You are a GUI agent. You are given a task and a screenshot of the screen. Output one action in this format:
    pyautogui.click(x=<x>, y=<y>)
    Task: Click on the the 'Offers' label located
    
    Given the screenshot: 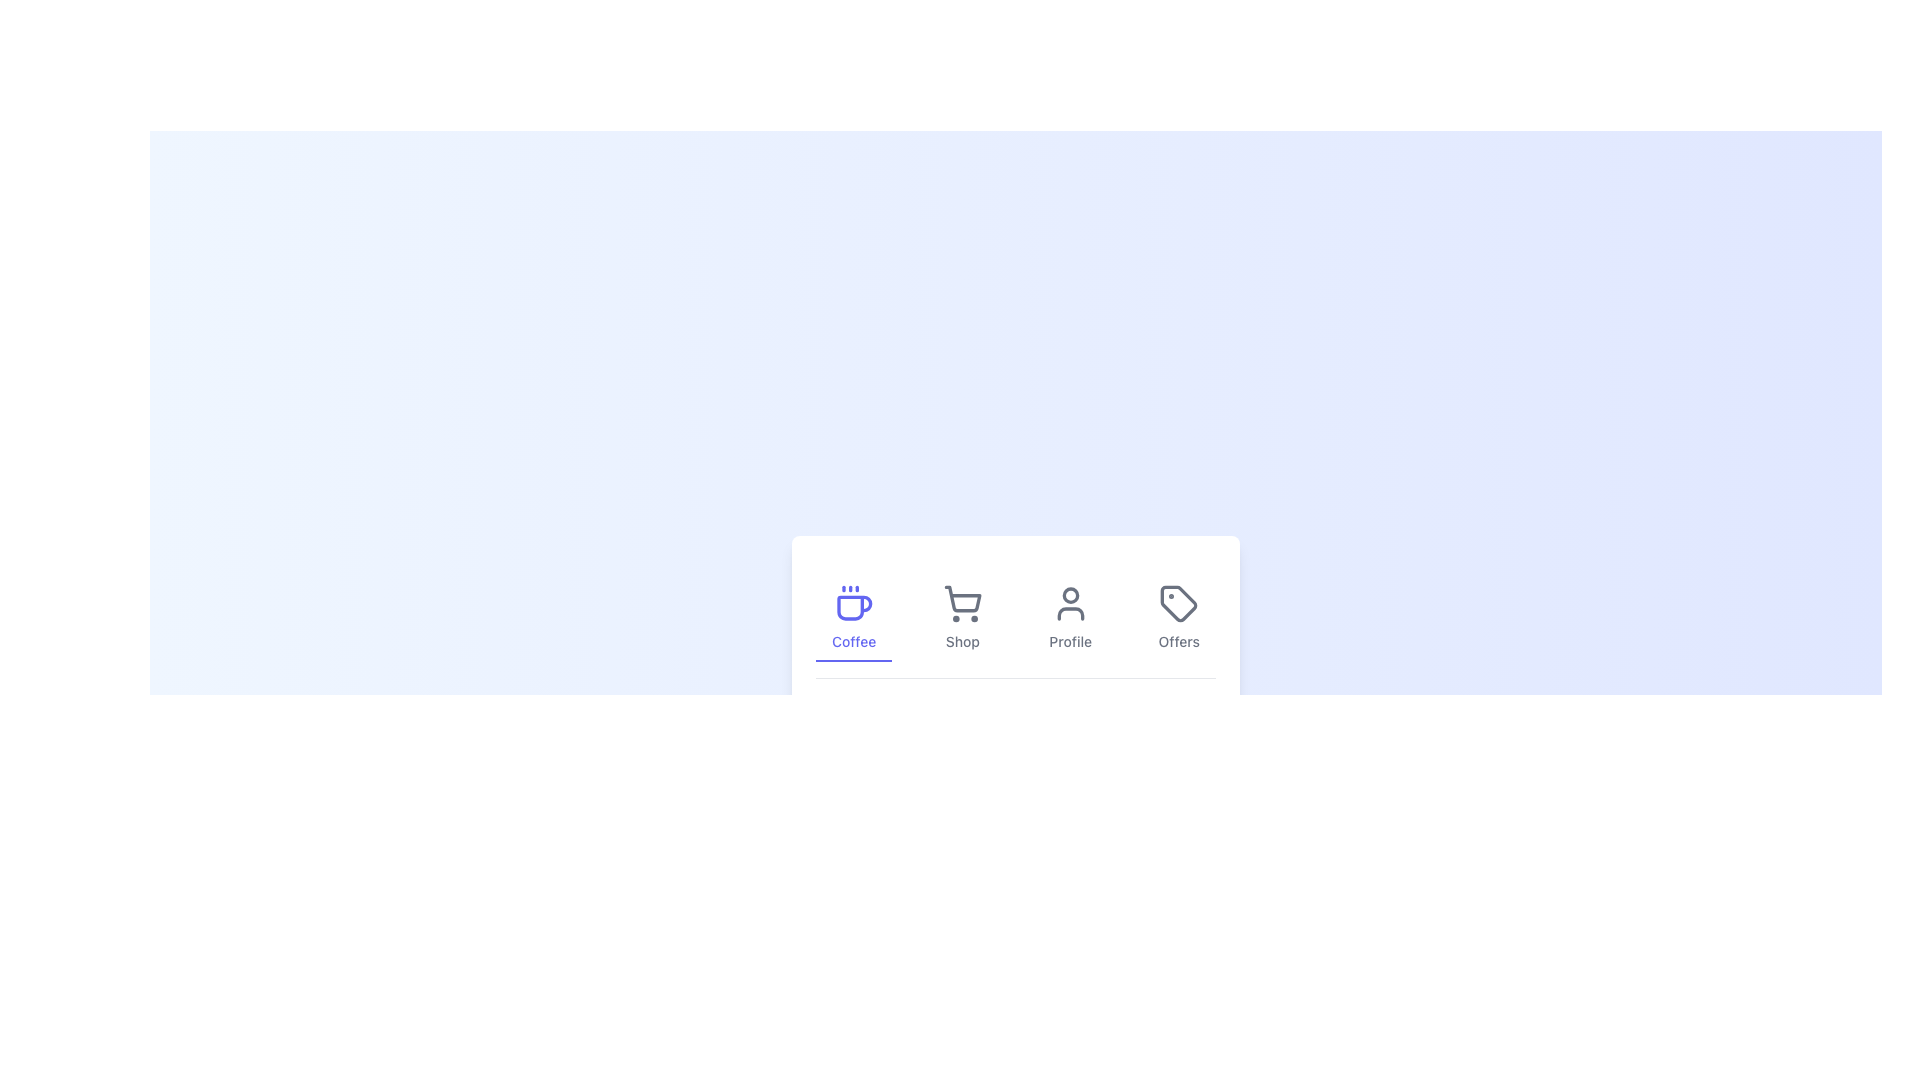 What is the action you would take?
    pyautogui.click(x=1179, y=641)
    